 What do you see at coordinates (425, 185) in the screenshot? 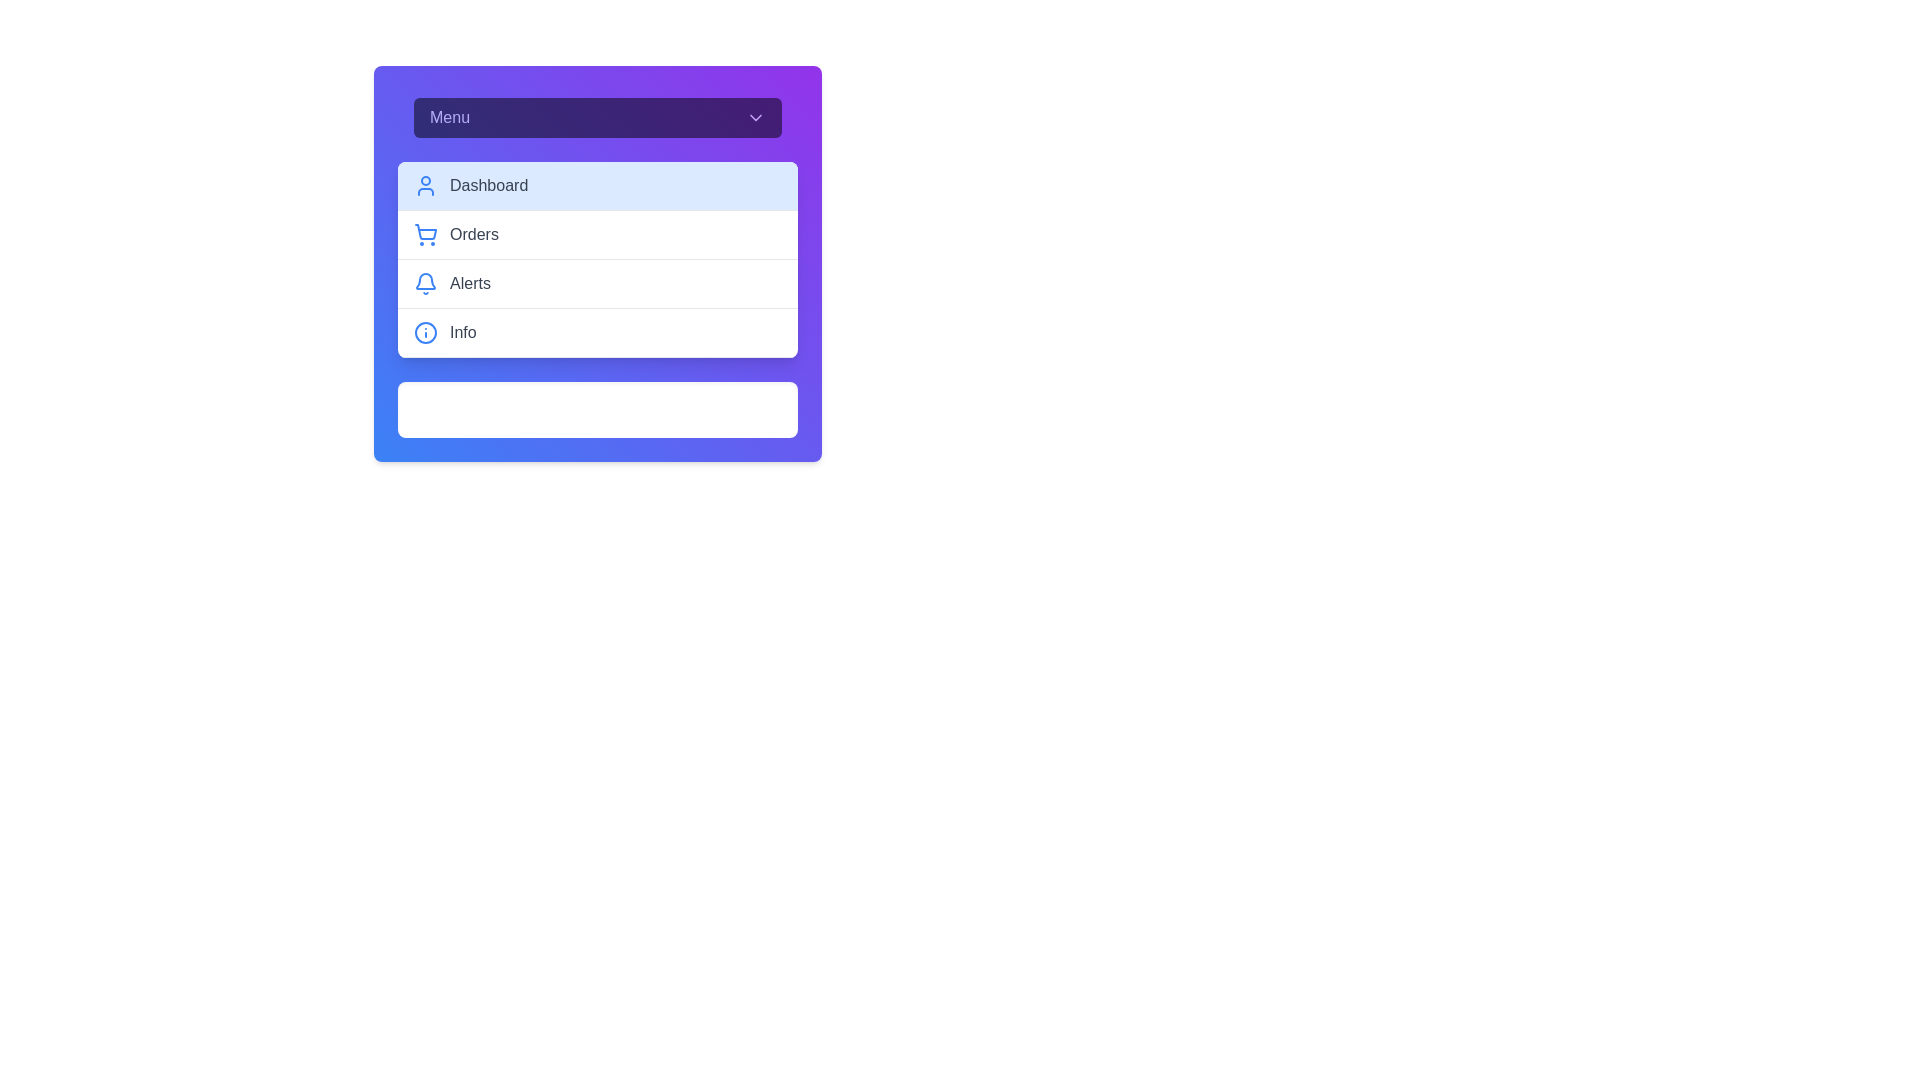
I see `the user-related dashboard icon, which is located in the first list item of the vertical menu, to the left of the 'Dashboard' text label and within the blue-highlighted row` at bounding box center [425, 185].